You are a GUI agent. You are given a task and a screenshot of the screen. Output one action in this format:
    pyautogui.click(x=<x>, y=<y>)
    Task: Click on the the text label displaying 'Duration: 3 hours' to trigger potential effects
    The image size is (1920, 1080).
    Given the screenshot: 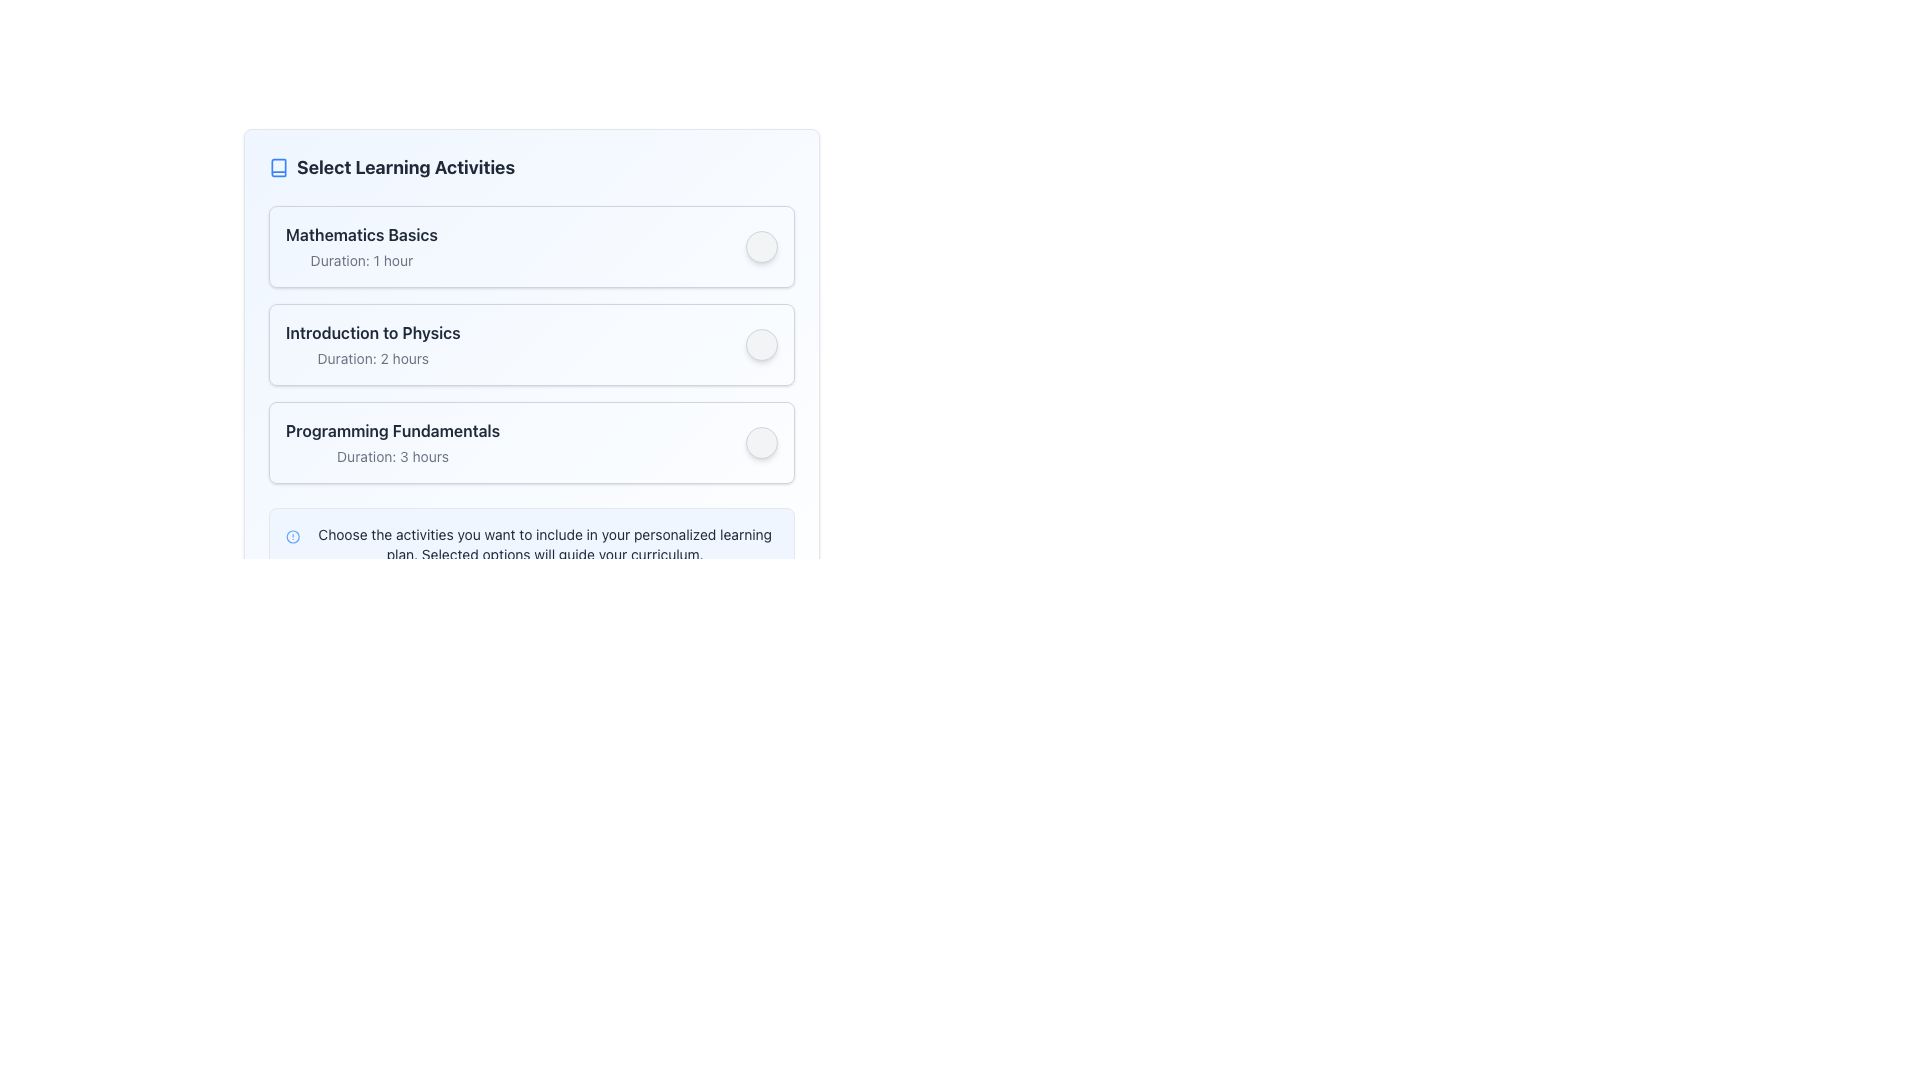 What is the action you would take?
    pyautogui.click(x=393, y=456)
    